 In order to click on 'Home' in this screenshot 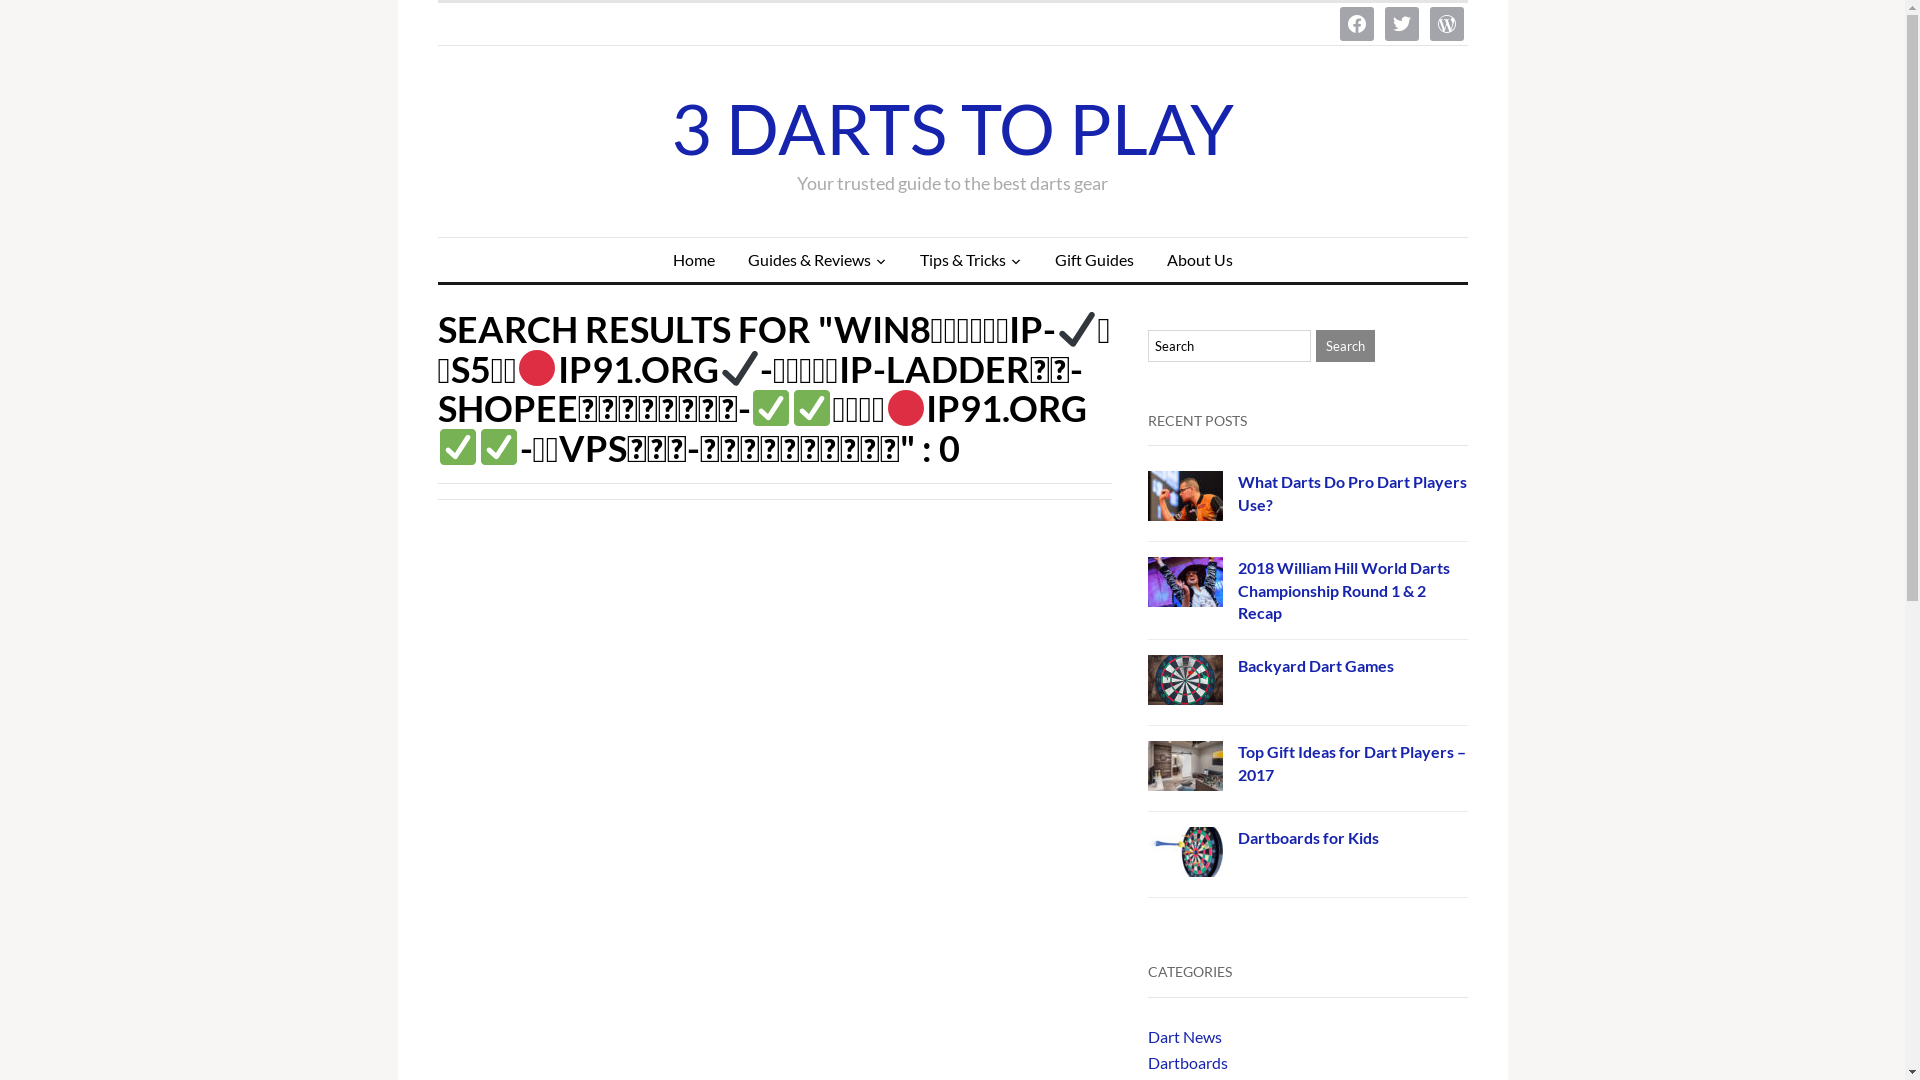, I will do `click(657, 258)`.